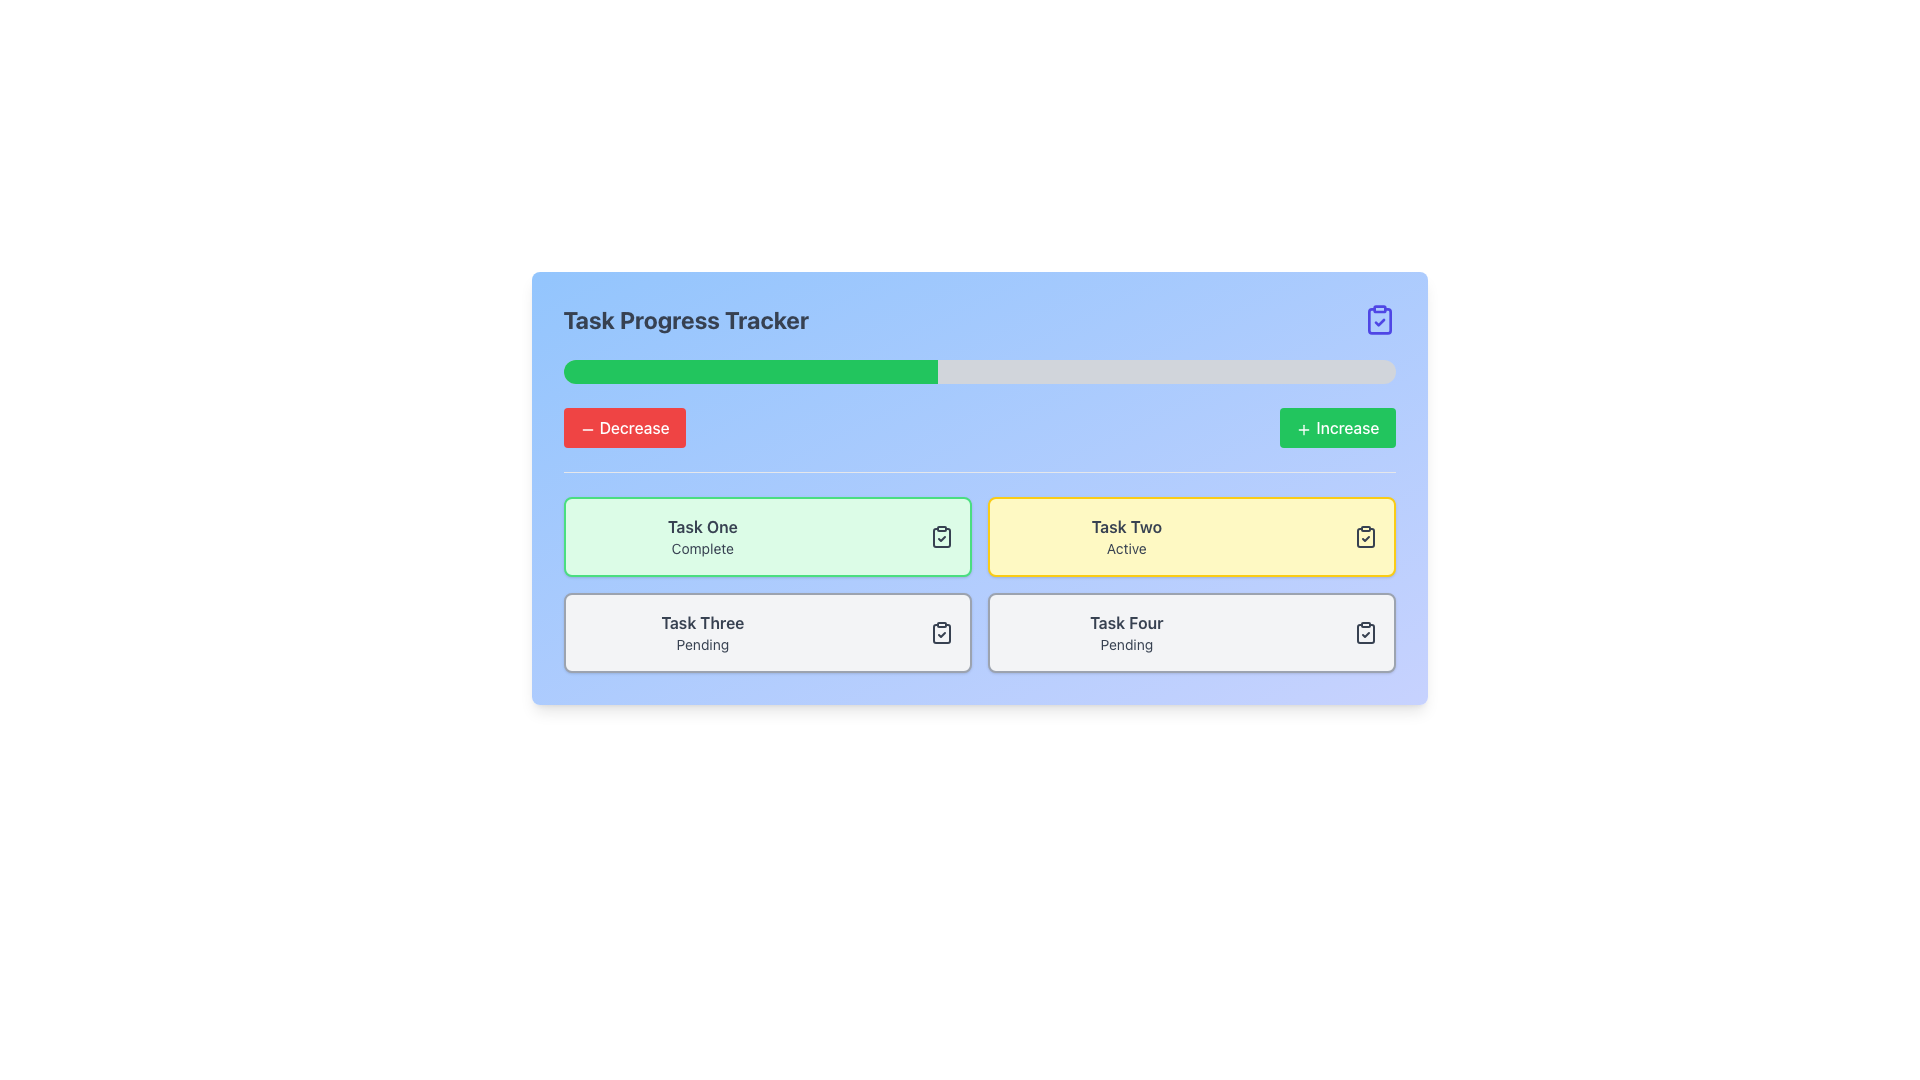 Image resolution: width=1920 pixels, height=1080 pixels. Describe the element at coordinates (702, 535) in the screenshot. I see `the Text Label displaying 'Task One' with status 'Complete', located in the green card in the top left of the grid layout beneath the progress bar` at that location.